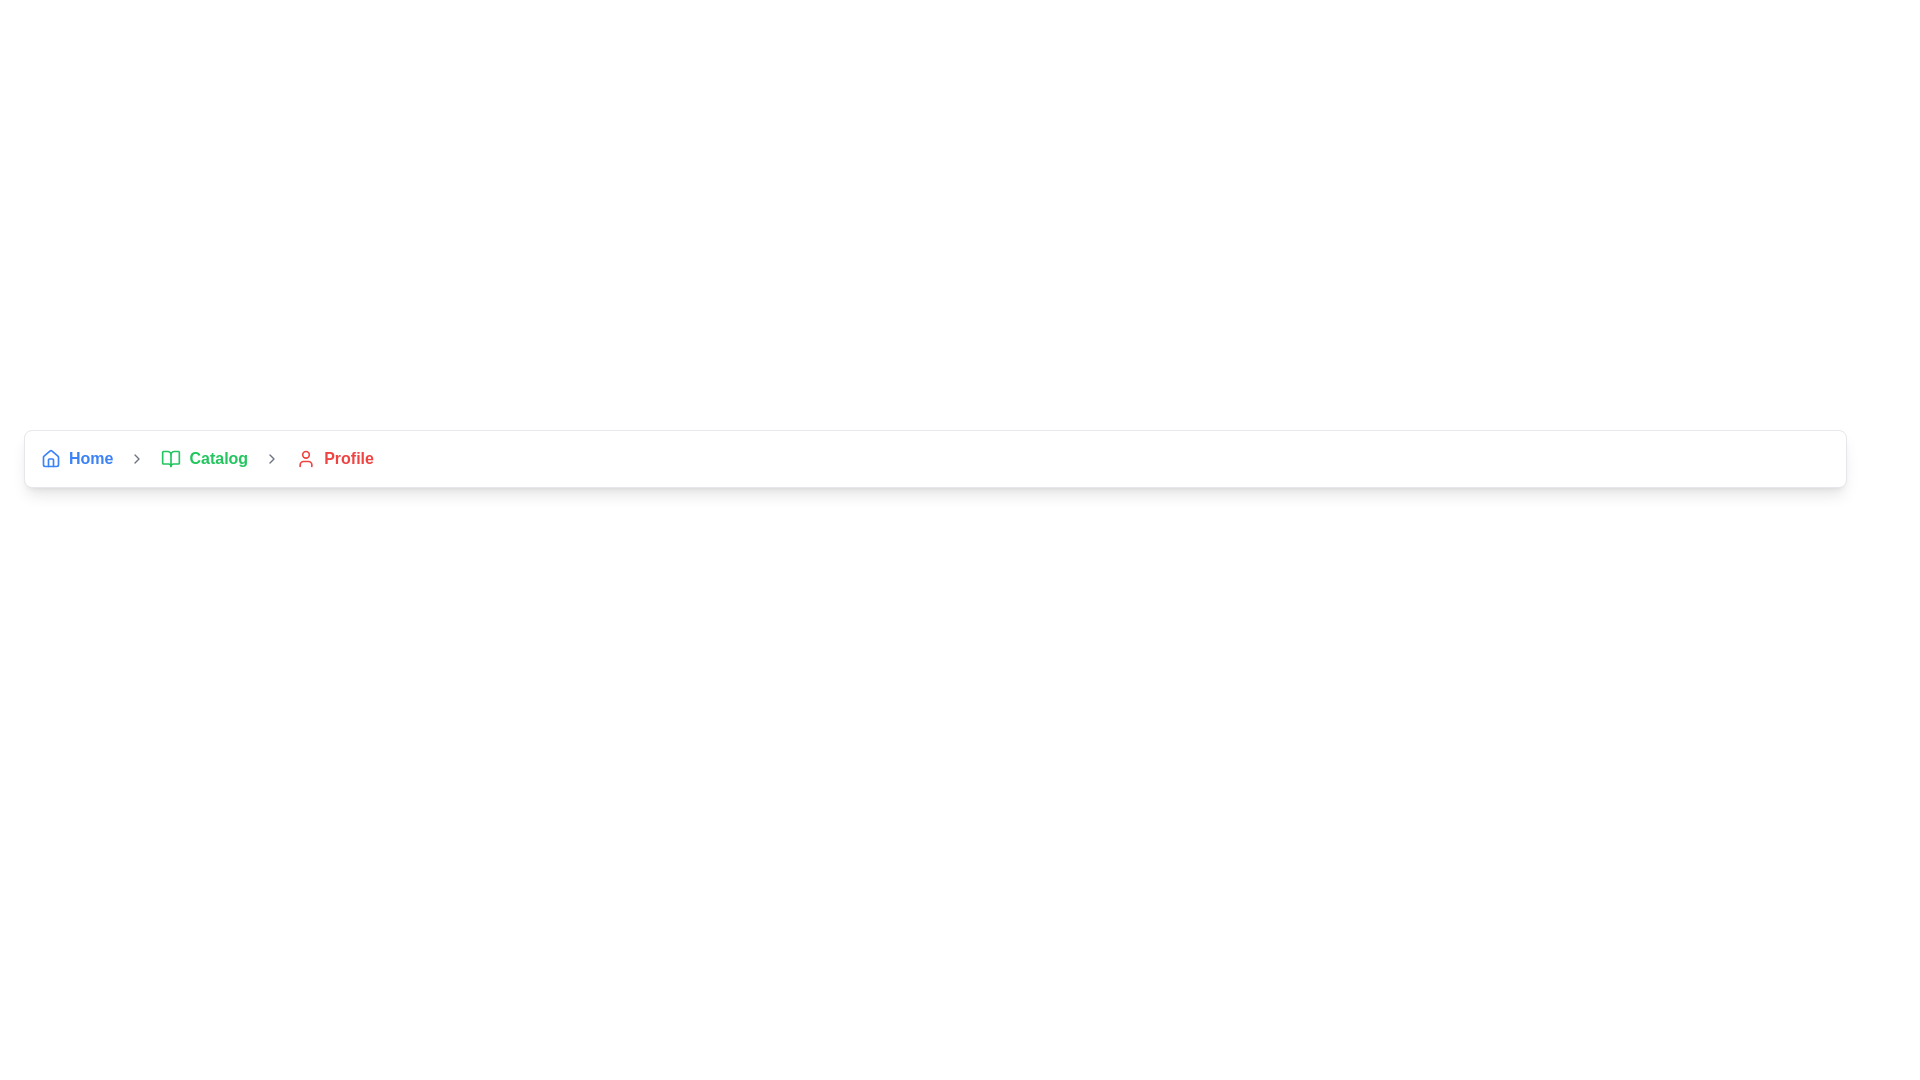 The width and height of the screenshot is (1920, 1080). Describe the element at coordinates (51, 459) in the screenshot. I see `the house icon in the navigation bar, which is styled in blue and located next to the label 'Home'` at that location.